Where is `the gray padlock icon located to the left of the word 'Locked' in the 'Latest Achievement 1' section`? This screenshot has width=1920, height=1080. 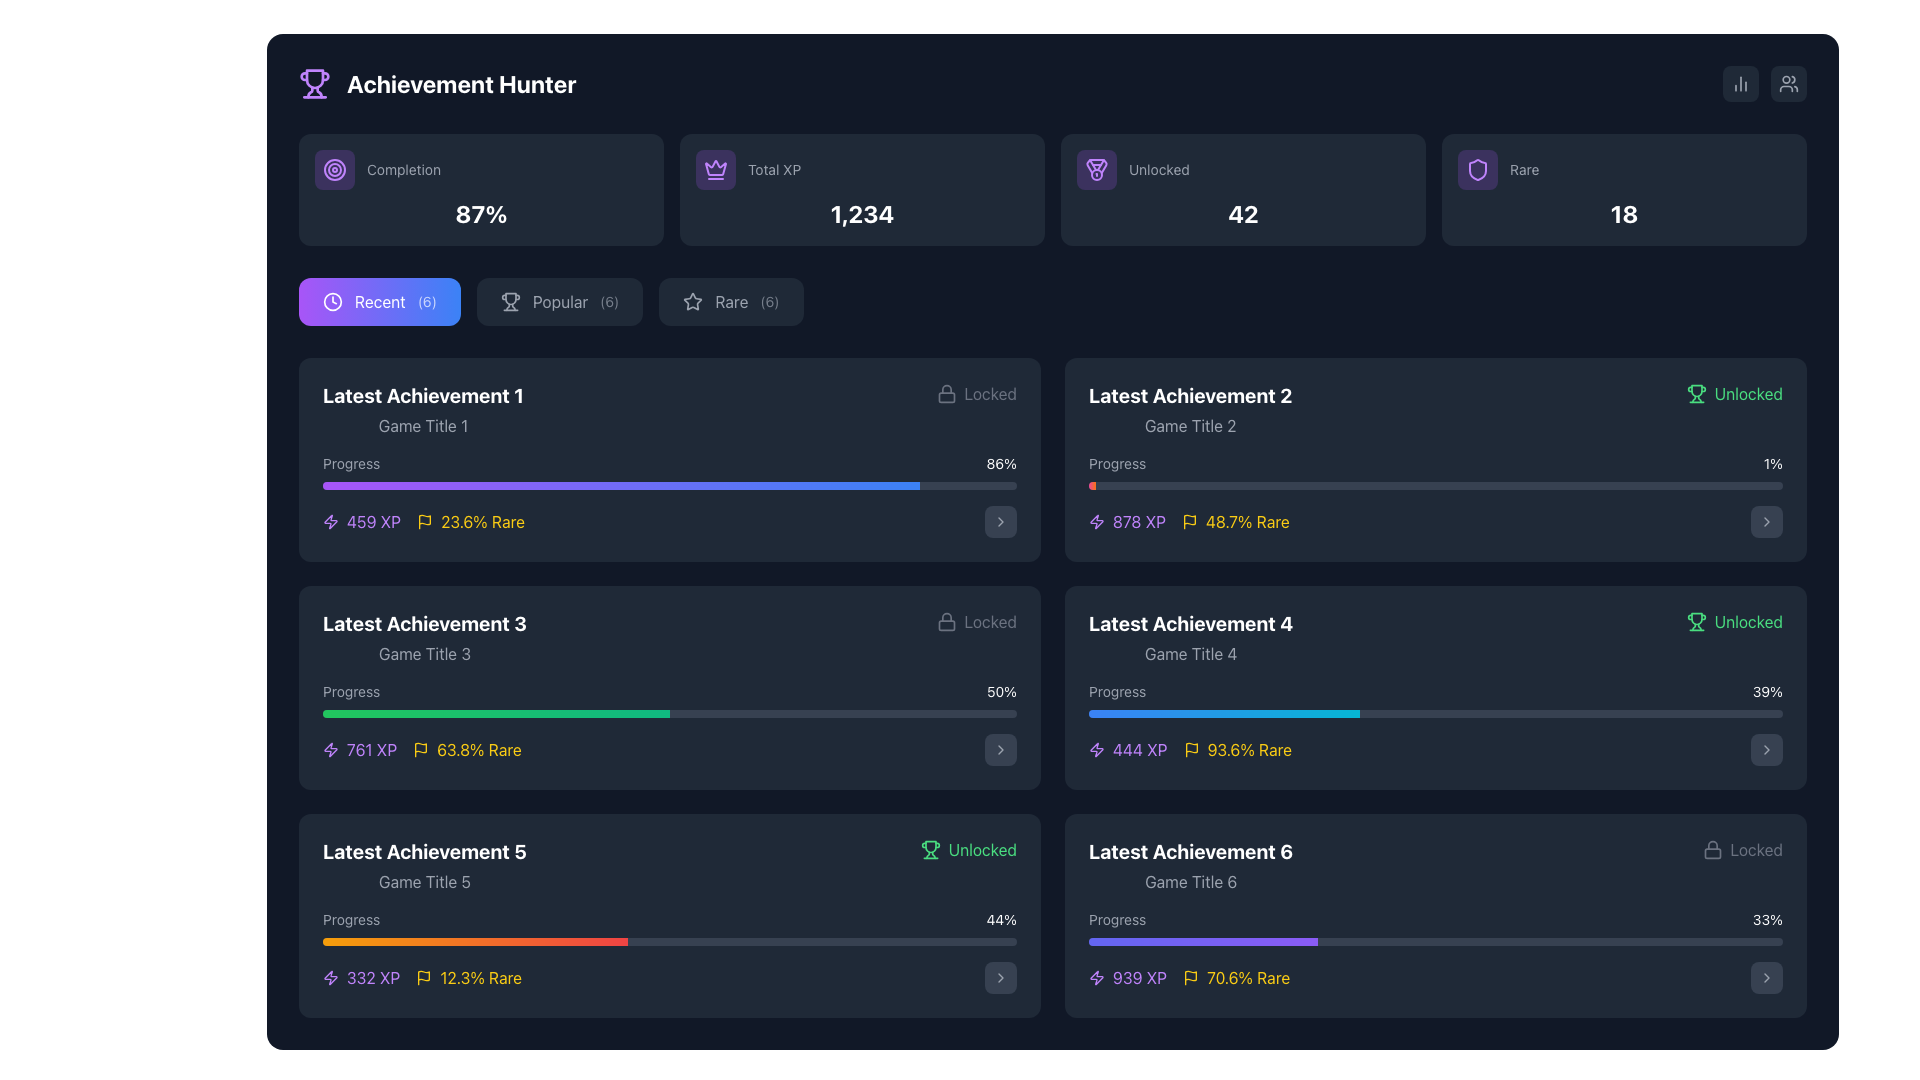
the gray padlock icon located to the left of the word 'Locked' in the 'Latest Achievement 1' section is located at coordinates (945, 620).